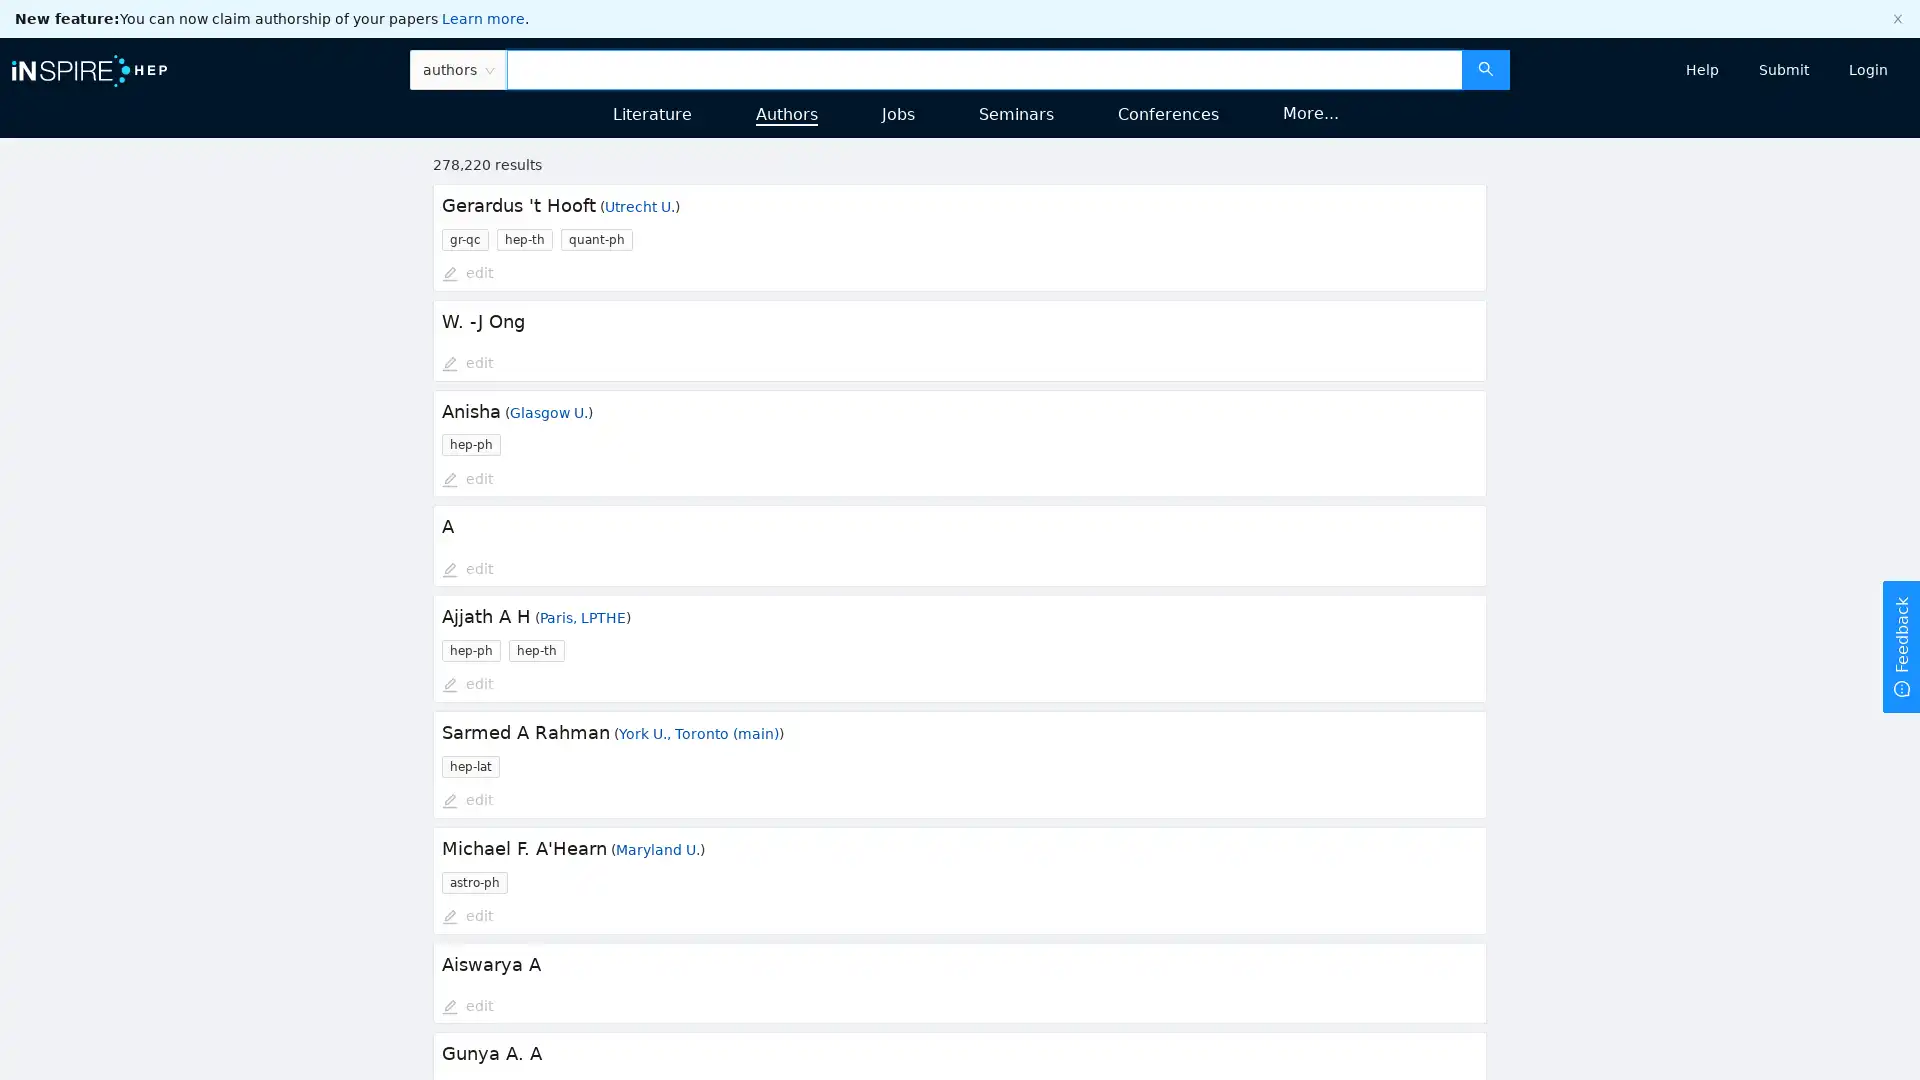 The width and height of the screenshot is (1920, 1080). Describe the element at coordinates (466, 800) in the screenshot. I see `edit edit` at that location.